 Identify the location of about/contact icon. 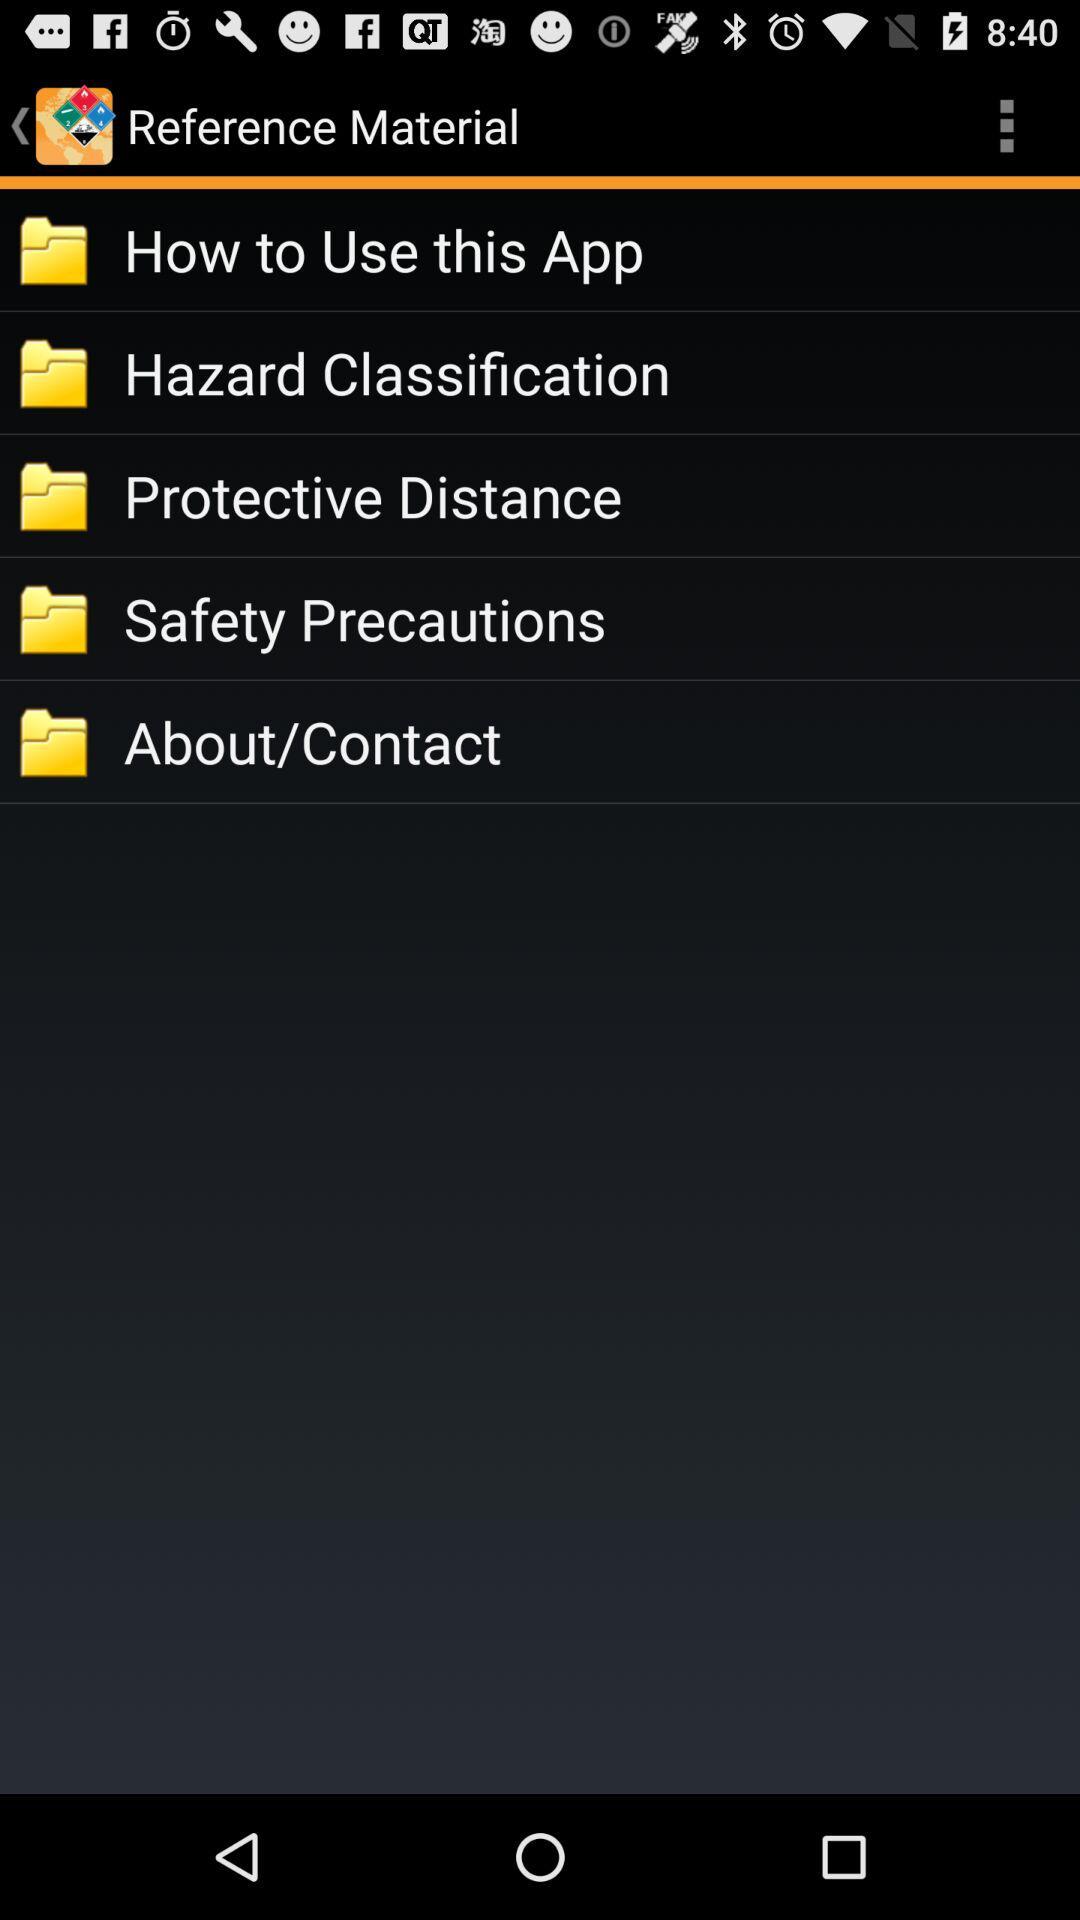
(600, 740).